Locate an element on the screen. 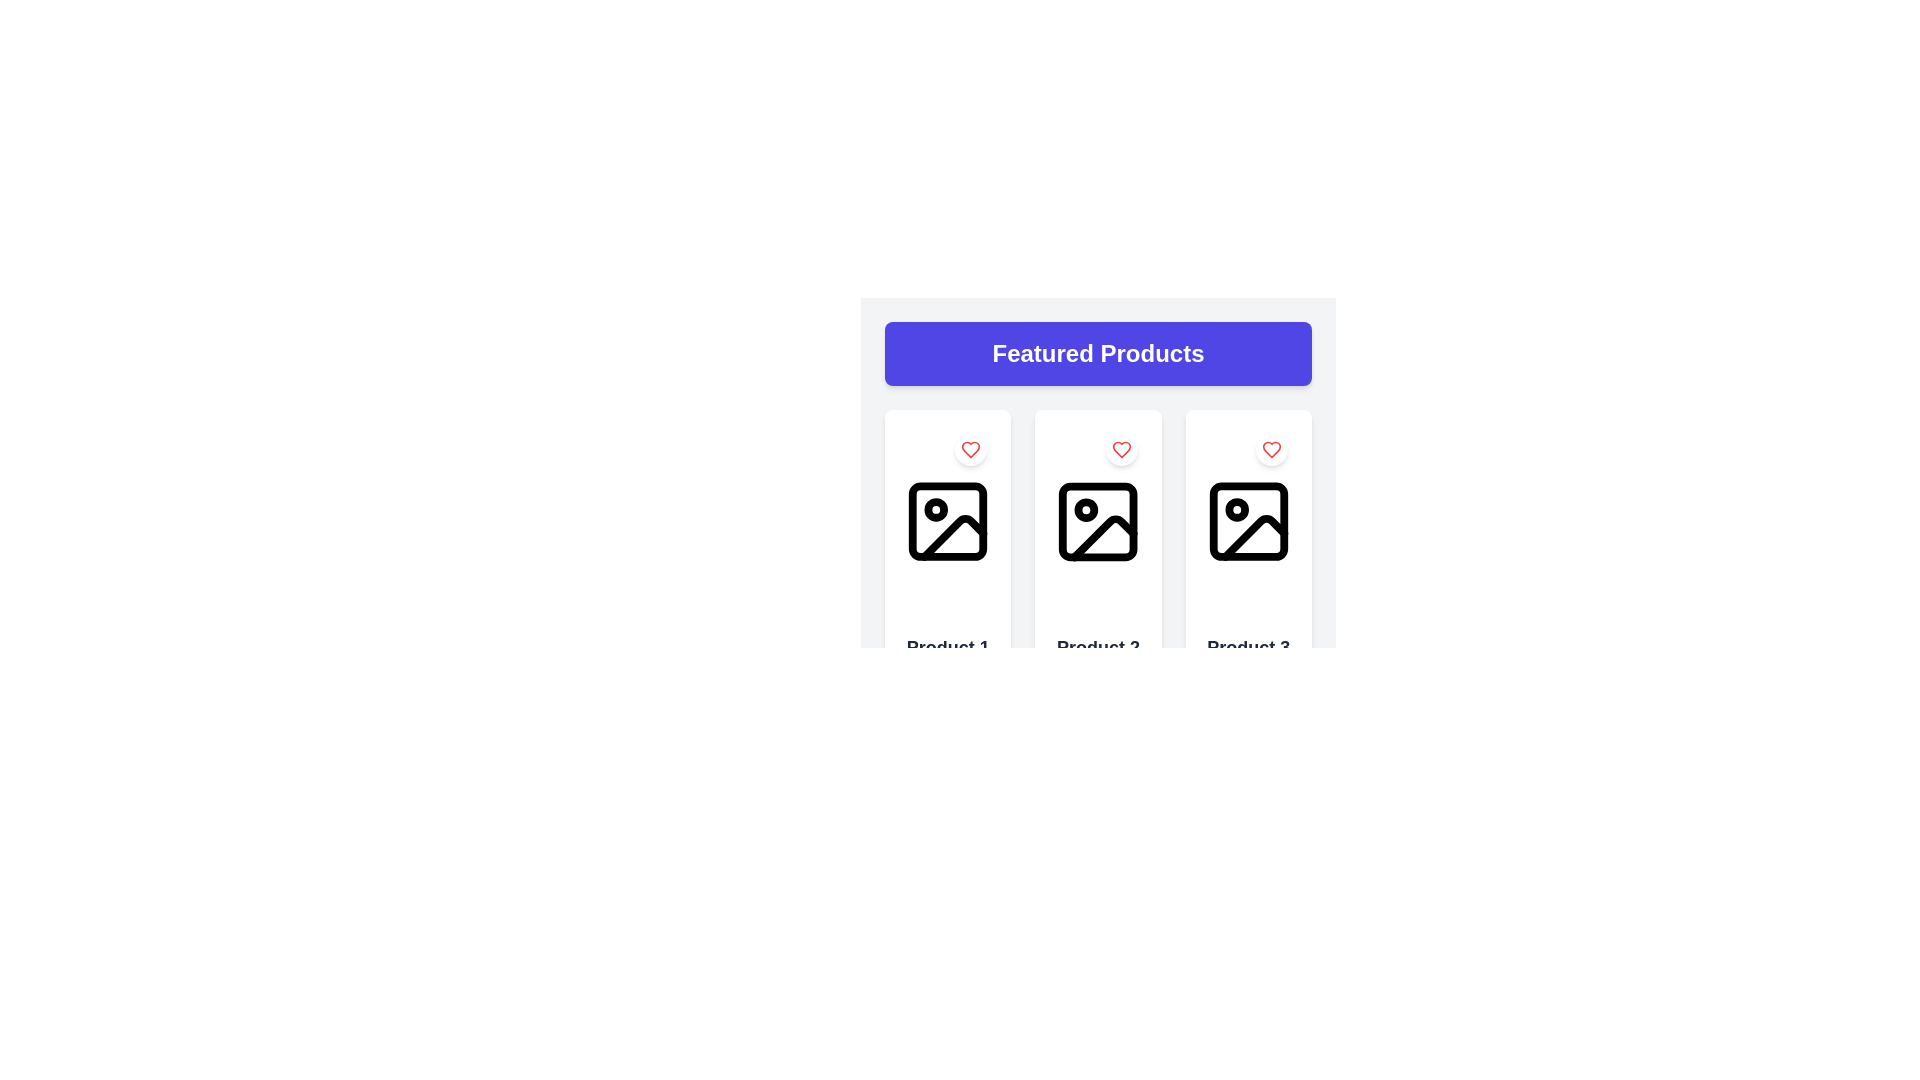 This screenshot has width=1920, height=1080. the decorative circle indicating a highlighted feature within the icon of 'Product 3' in the 'Featured Products' section is located at coordinates (1236, 509).